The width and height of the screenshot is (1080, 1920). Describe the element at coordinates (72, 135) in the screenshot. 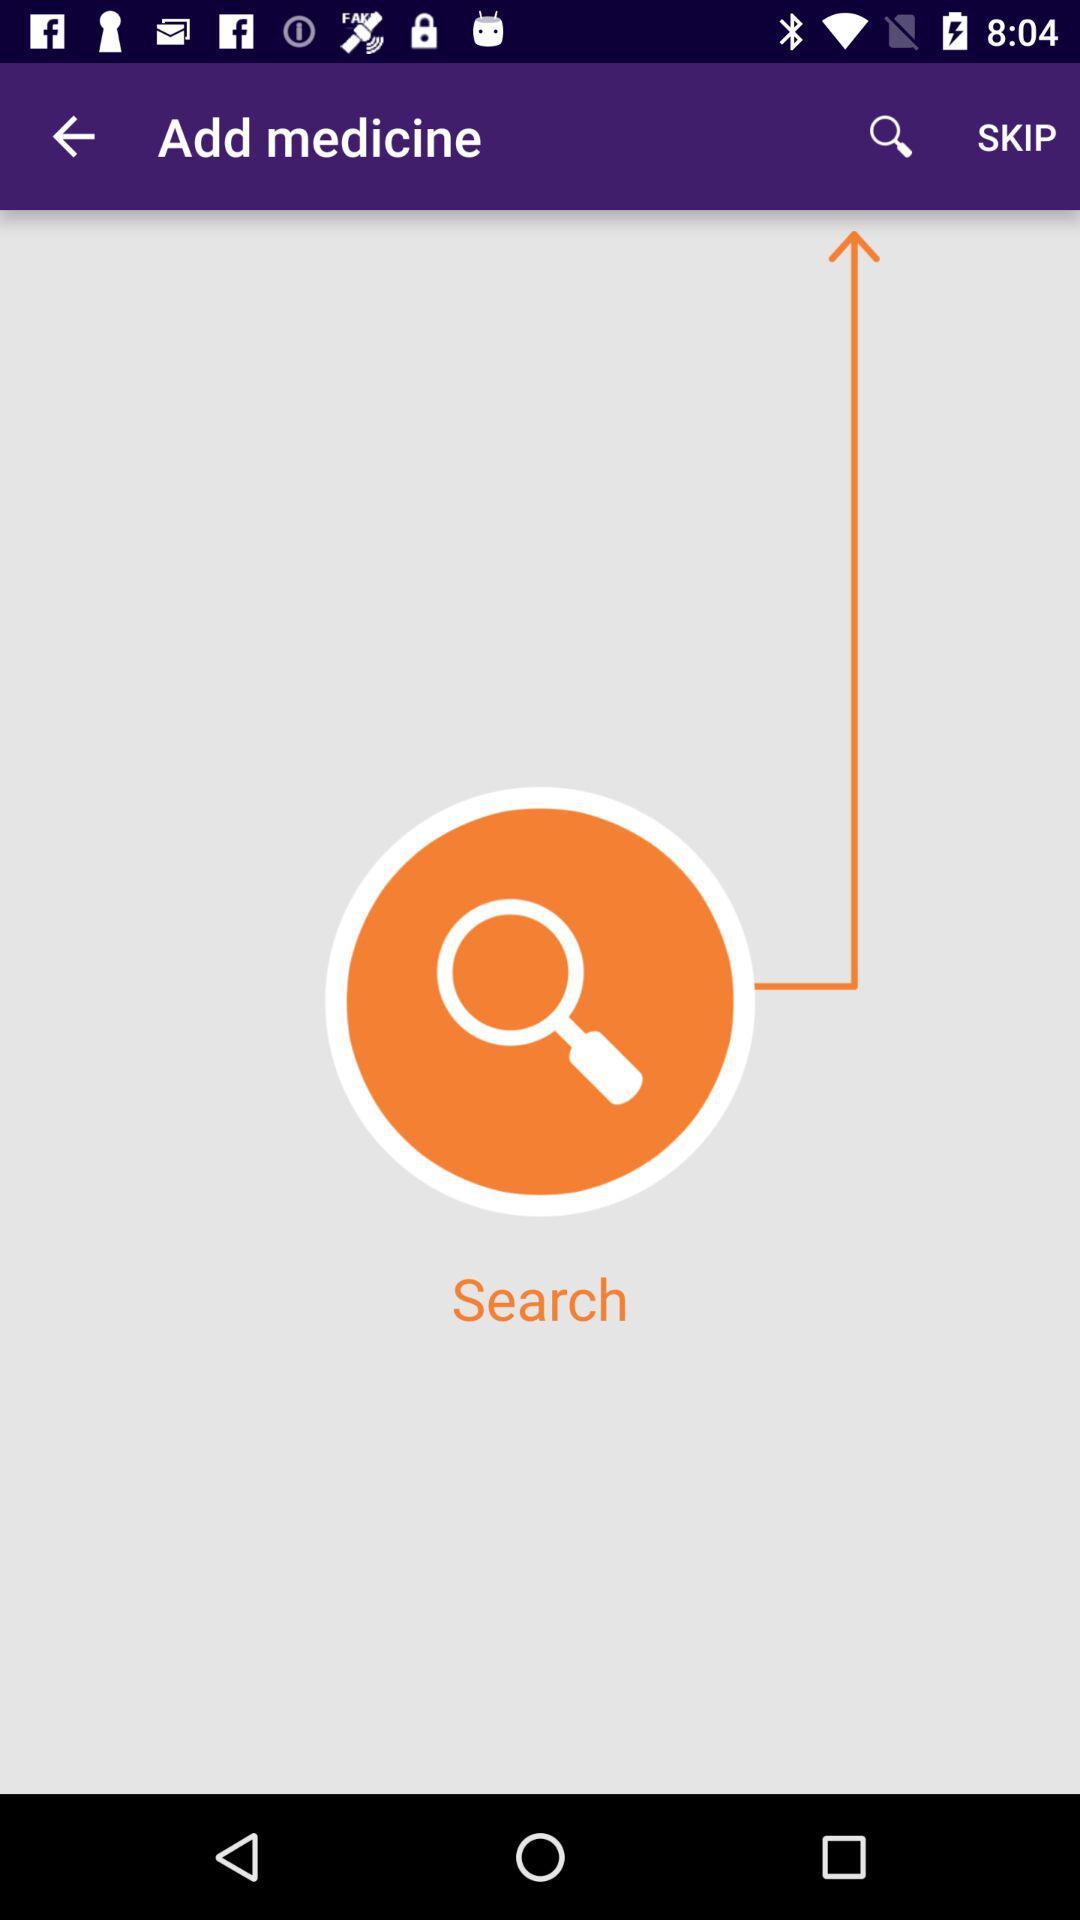

I see `the icon next to add medicine` at that location.